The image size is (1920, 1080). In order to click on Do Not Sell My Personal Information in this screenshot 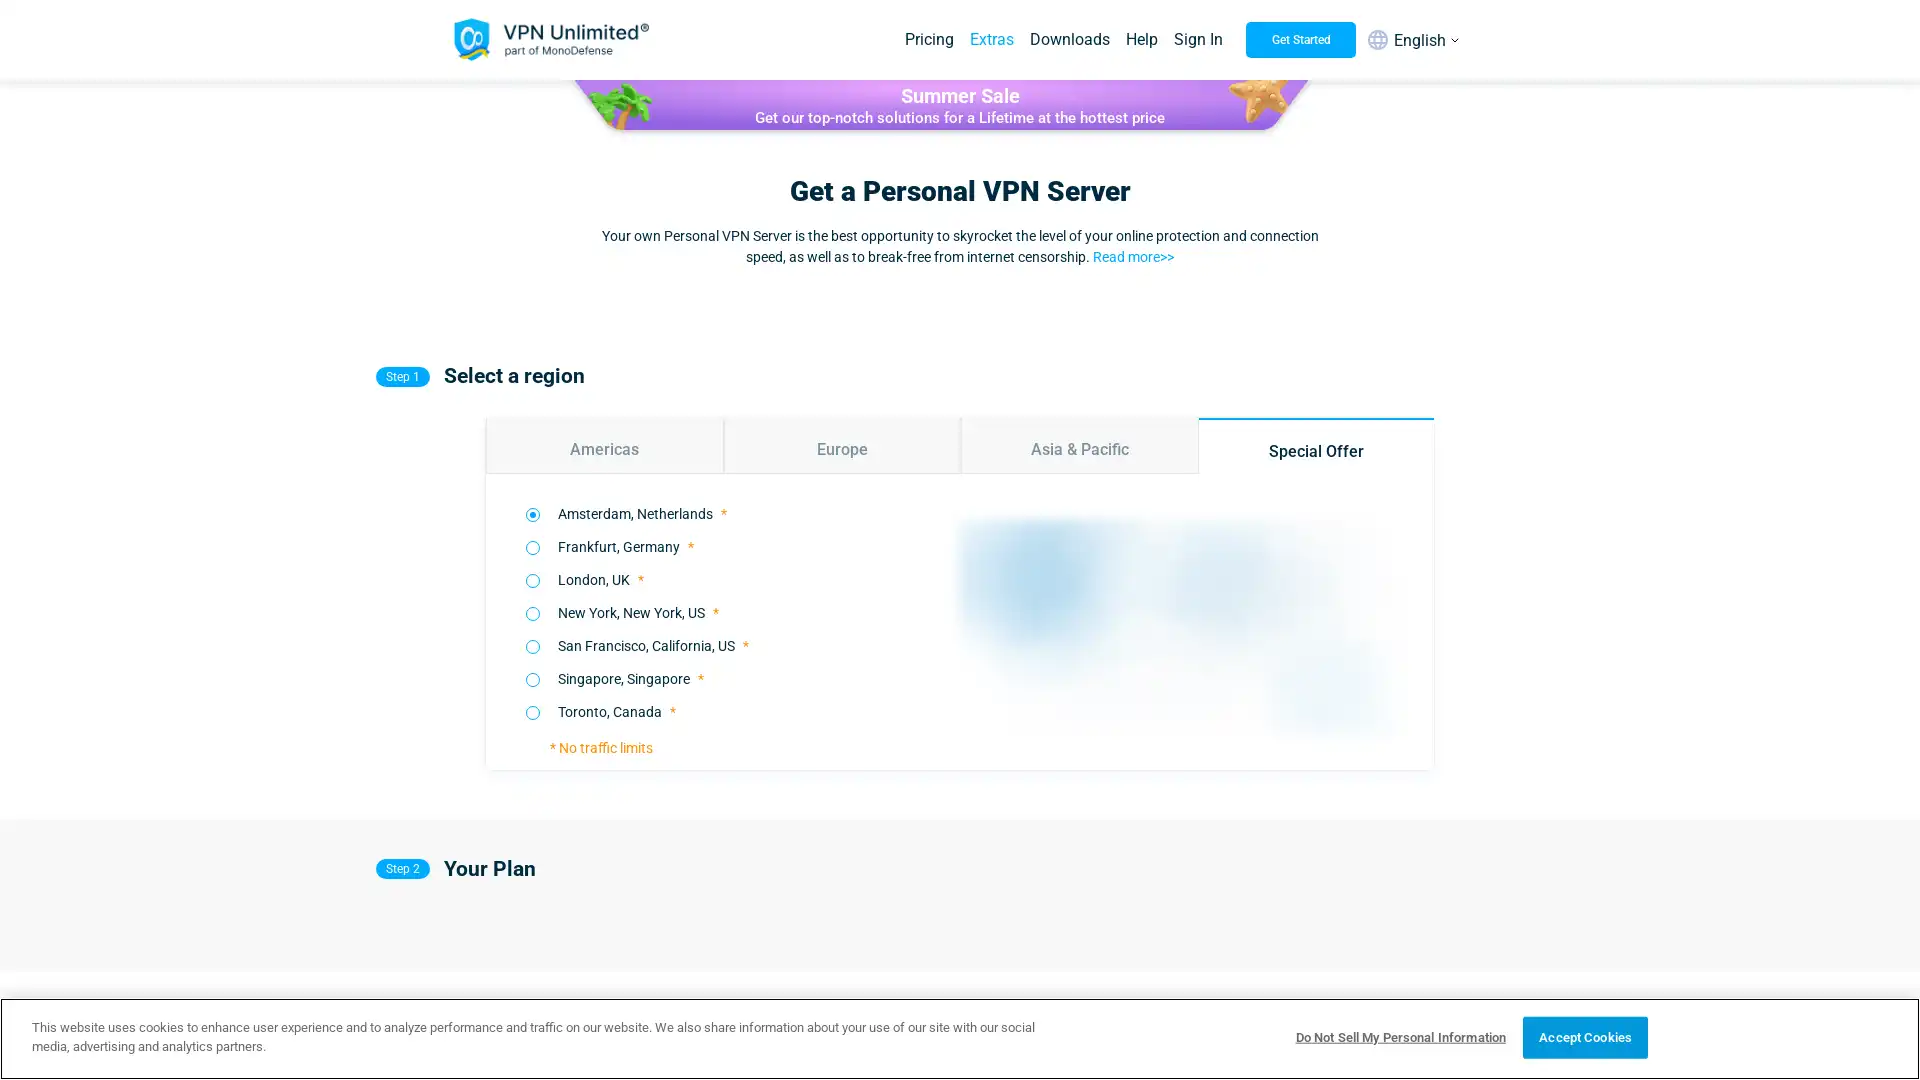, I will do `click(1399, 1036)`.